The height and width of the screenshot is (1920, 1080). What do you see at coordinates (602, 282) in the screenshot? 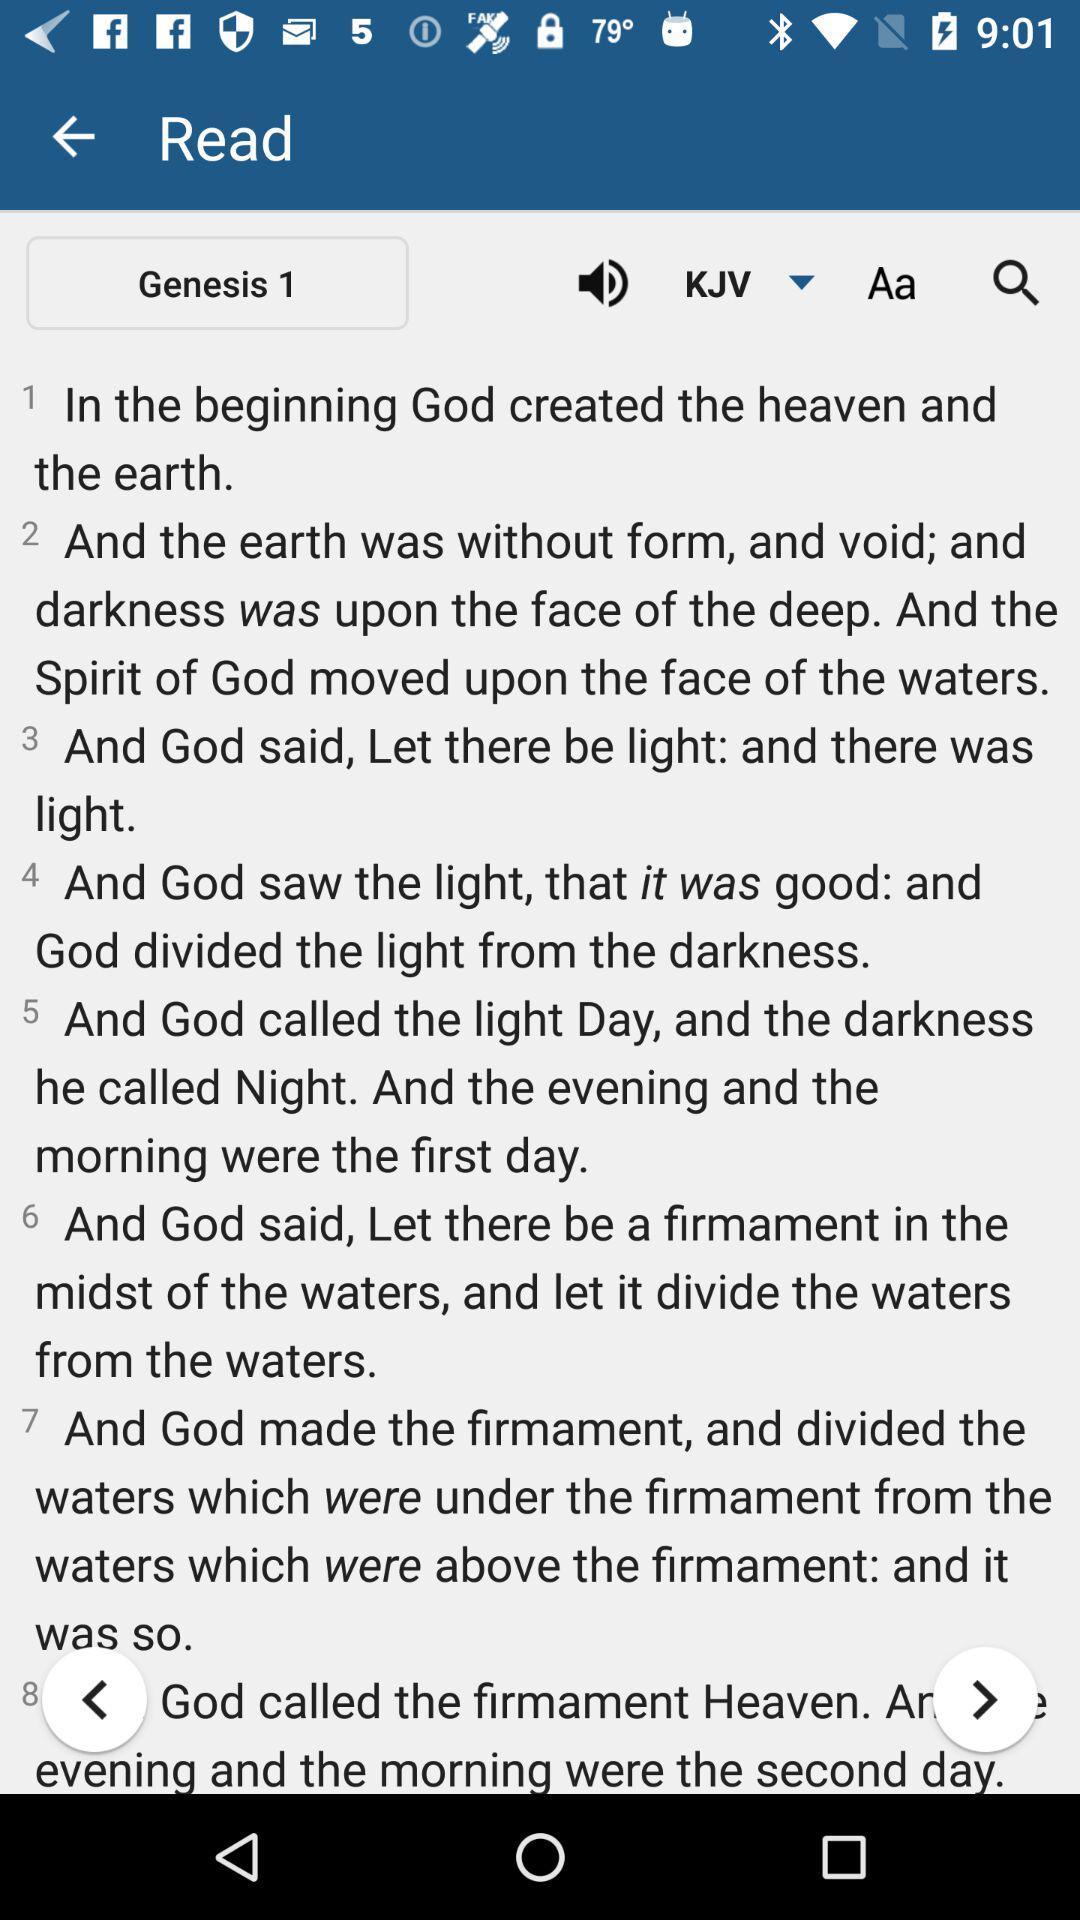
I see `item next to the kjv item` at bounding box center [602, 282].